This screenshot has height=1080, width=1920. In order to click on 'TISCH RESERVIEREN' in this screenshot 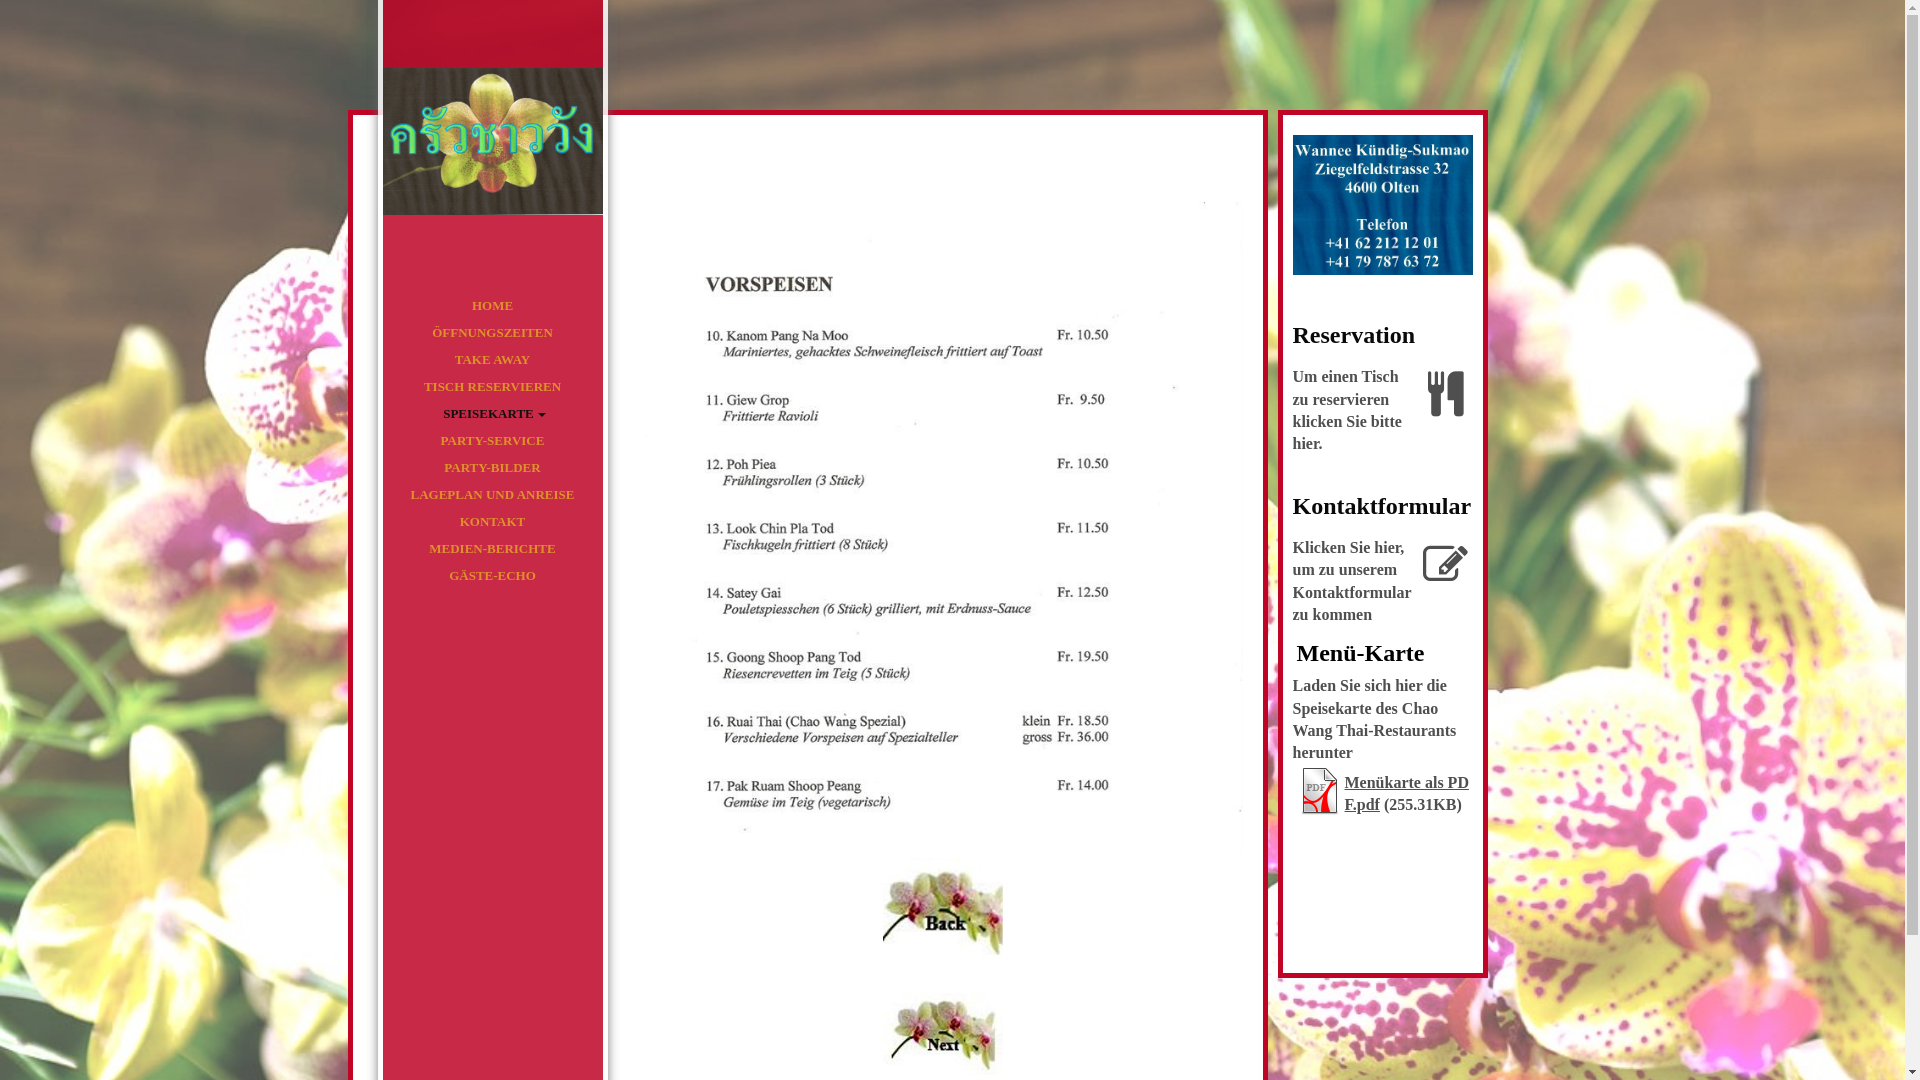, I will do `click(491, 386)`.